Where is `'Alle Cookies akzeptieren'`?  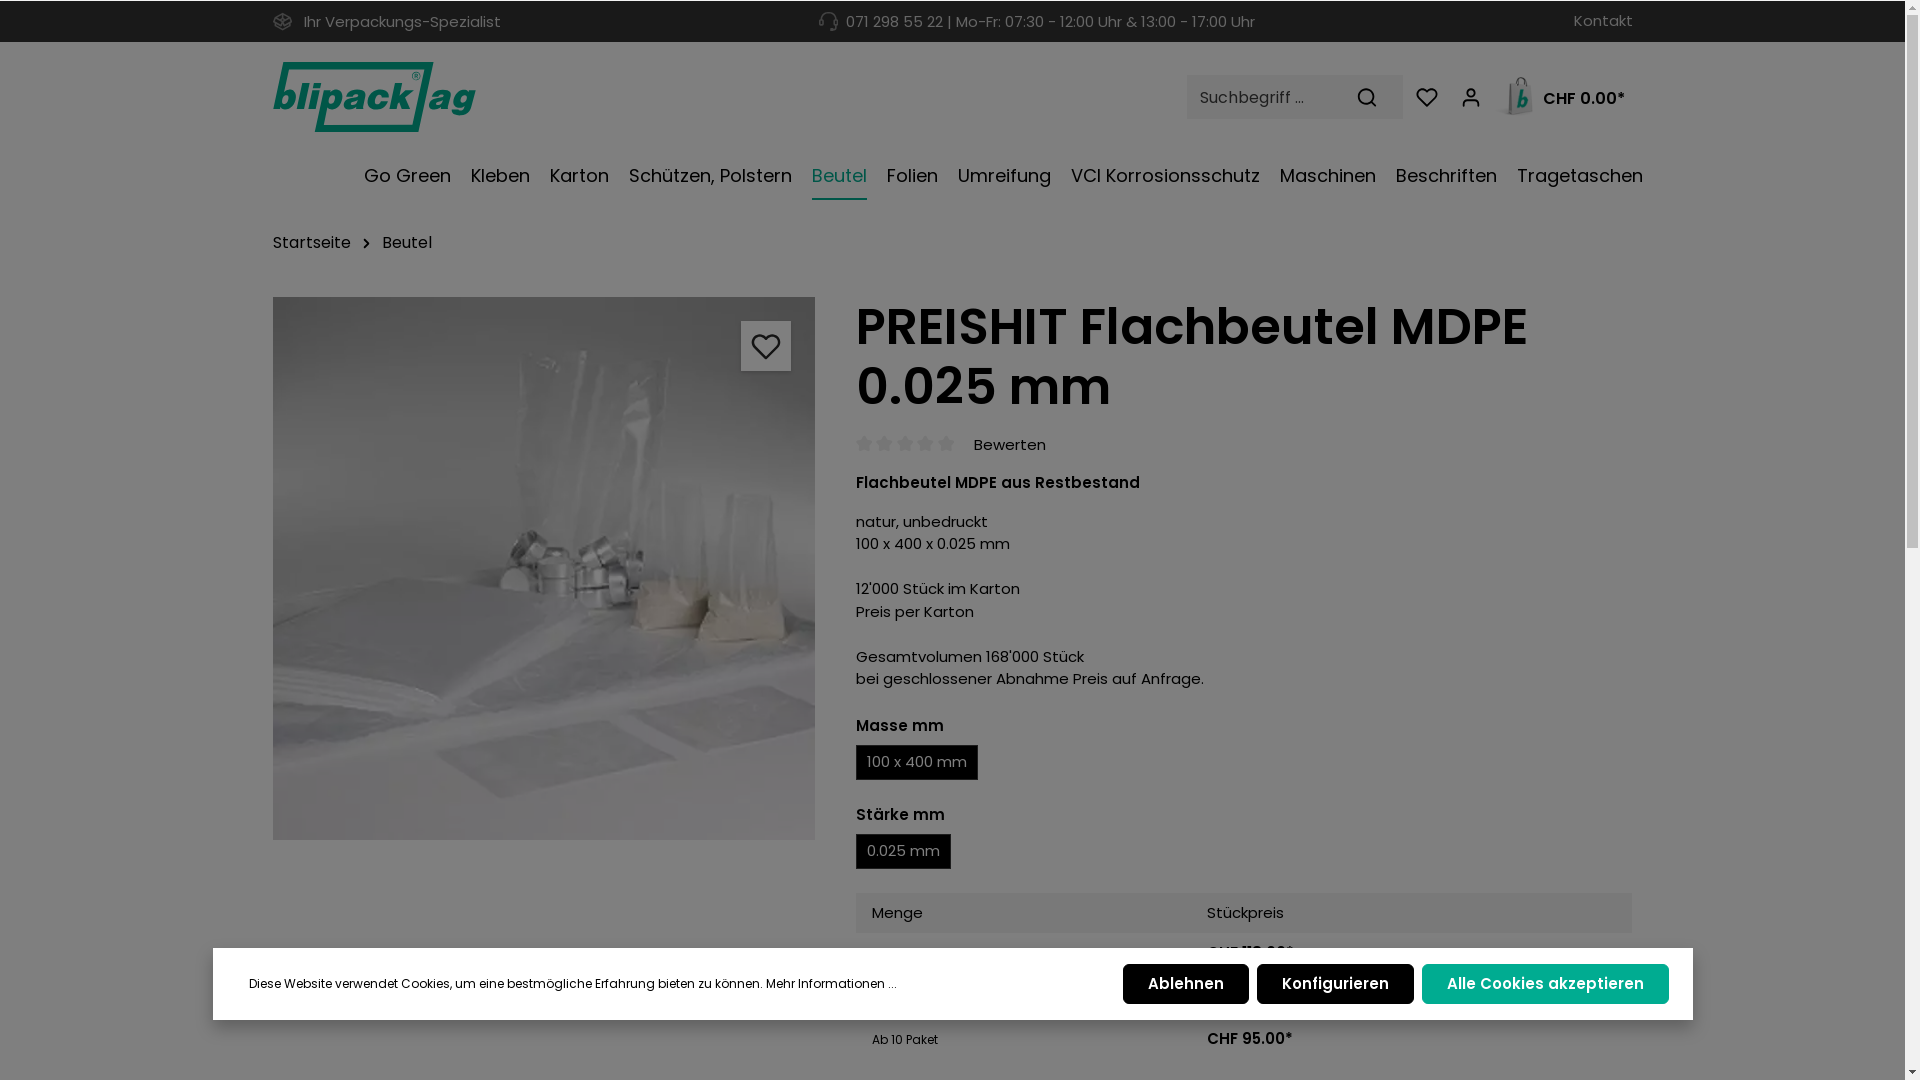
'Alle Cookies akzeptieren' is located at coordinates (1420, 982).